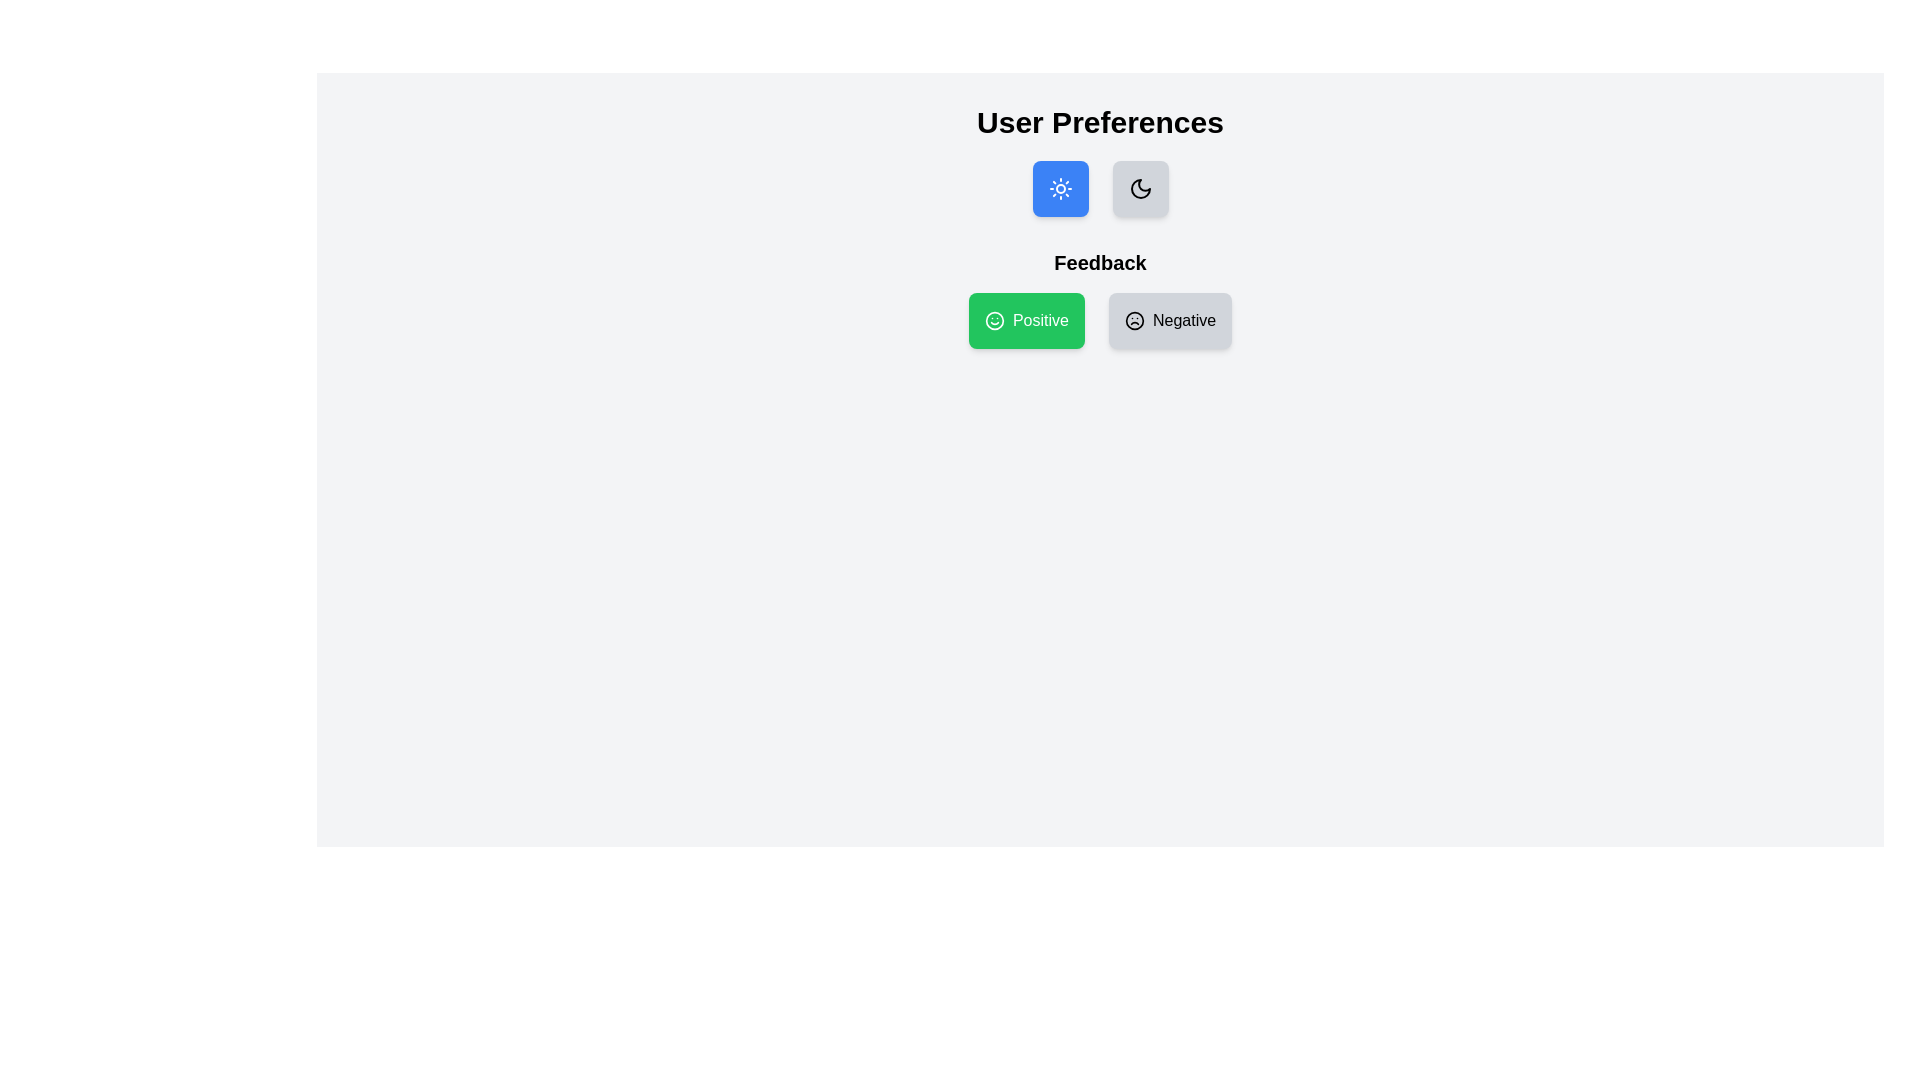  I want to click on title text element that serves as a header for user preferences, positioned above interactive buttons, so click(1099, 123).